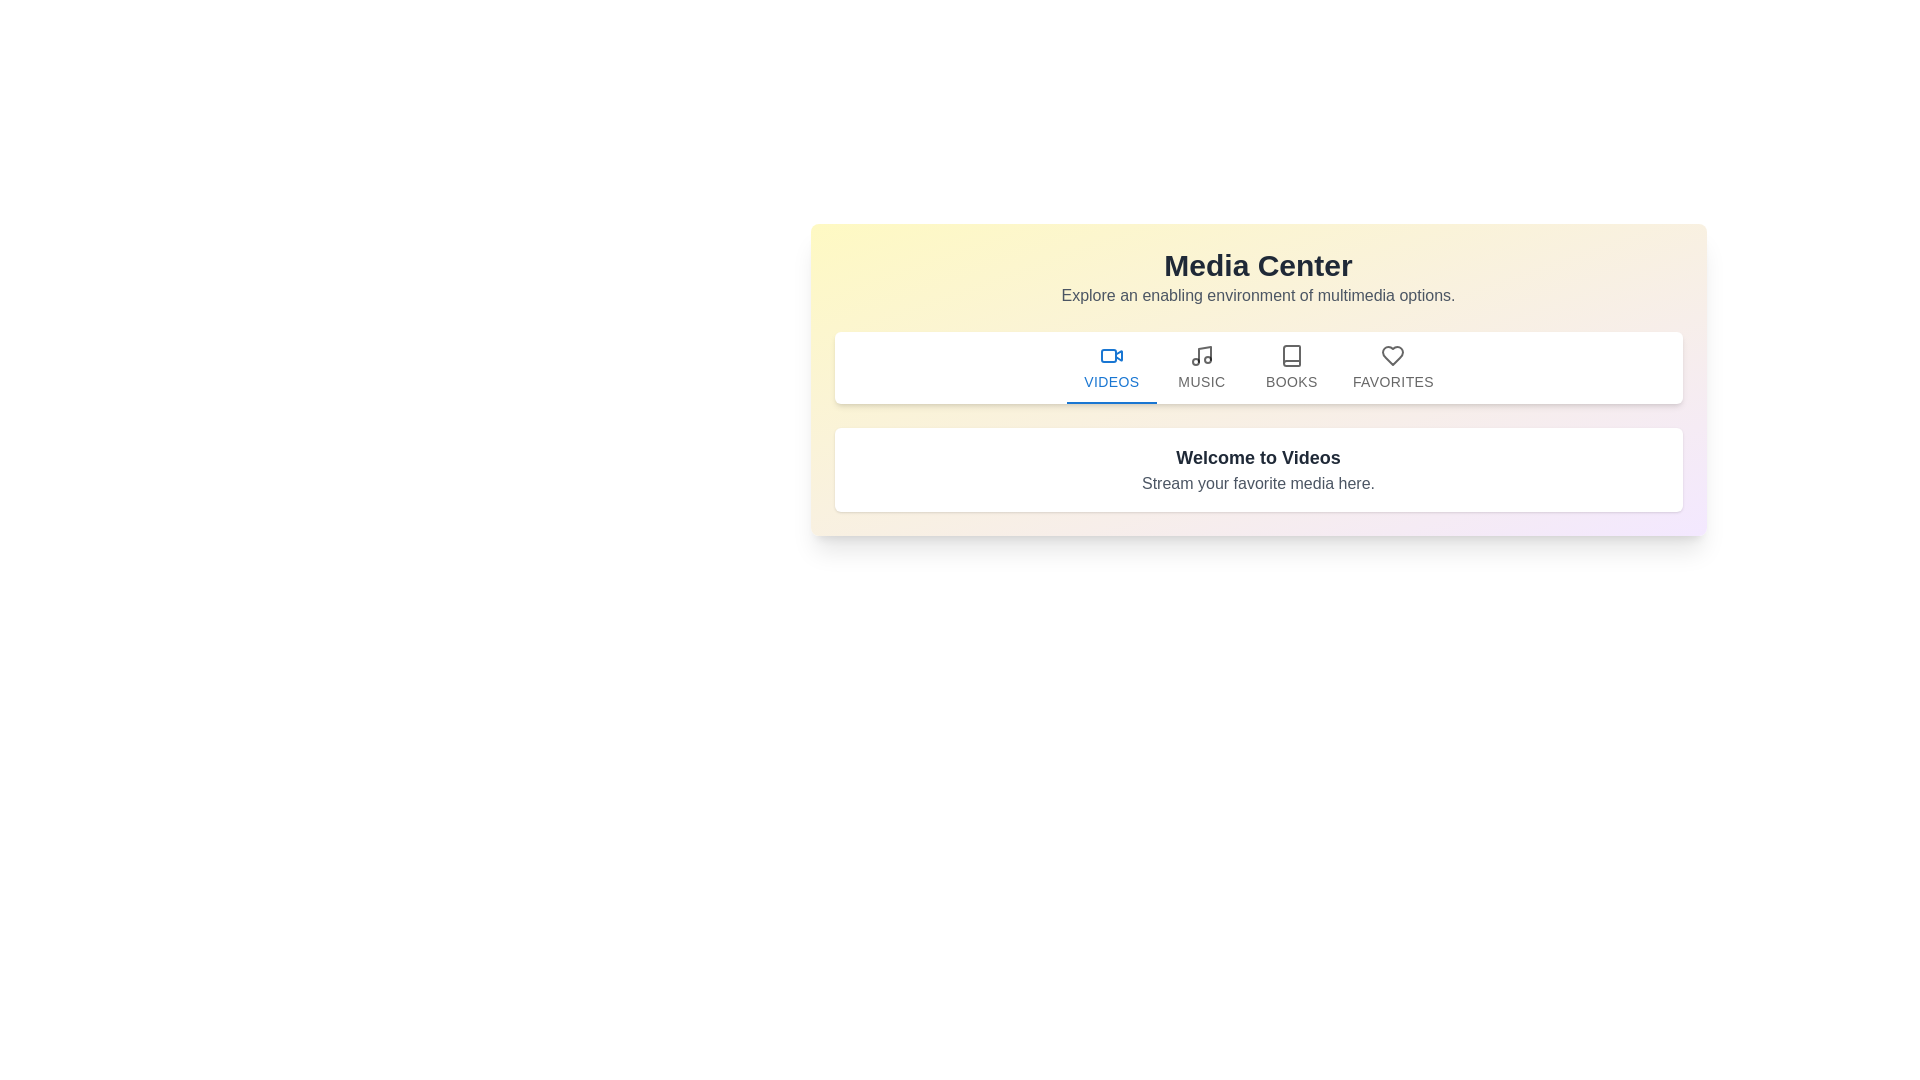 The image size is (1920, 1080). Describe the element at coordinates (1291, 355) in the screenshot. I see `the book icon located in the 'BOOKS' tab of the tab selection interface` at that location.